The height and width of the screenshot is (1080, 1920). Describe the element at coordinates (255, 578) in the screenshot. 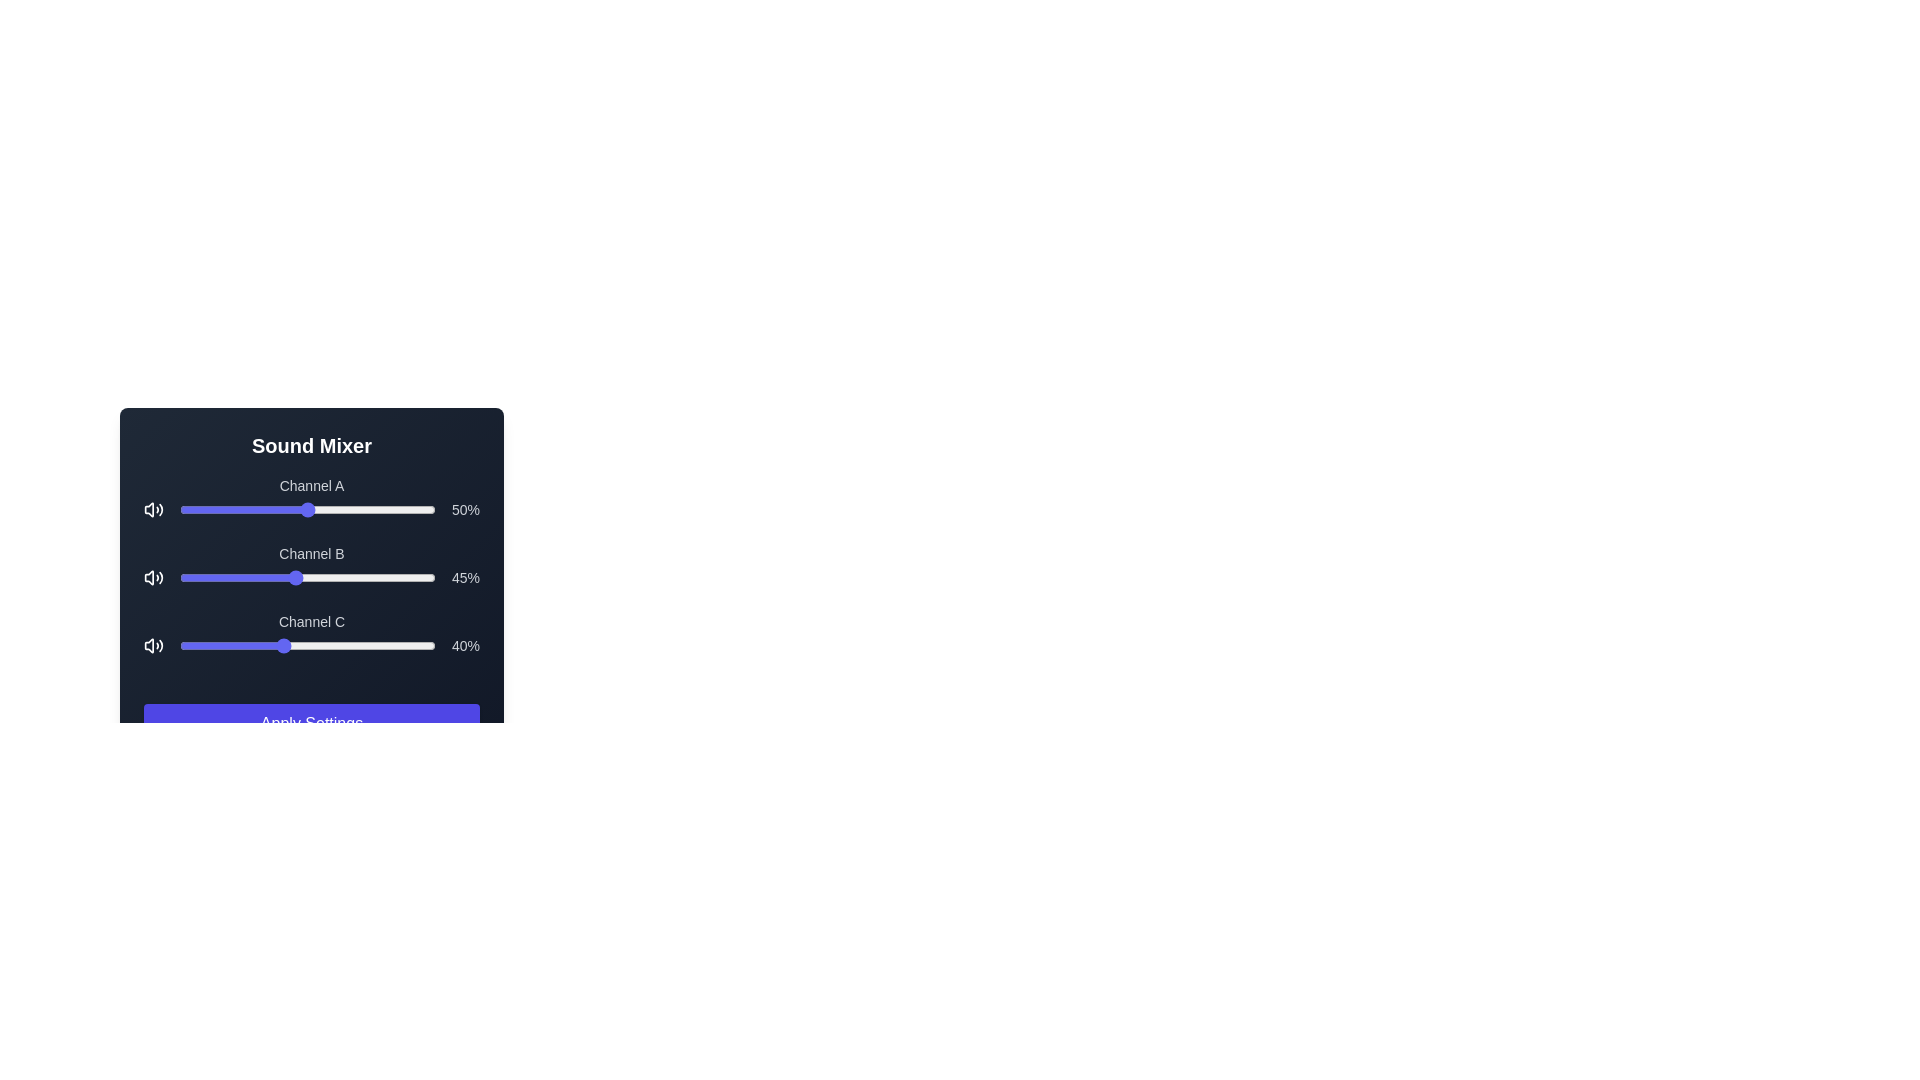

I see `the Channel B volume` at that location.